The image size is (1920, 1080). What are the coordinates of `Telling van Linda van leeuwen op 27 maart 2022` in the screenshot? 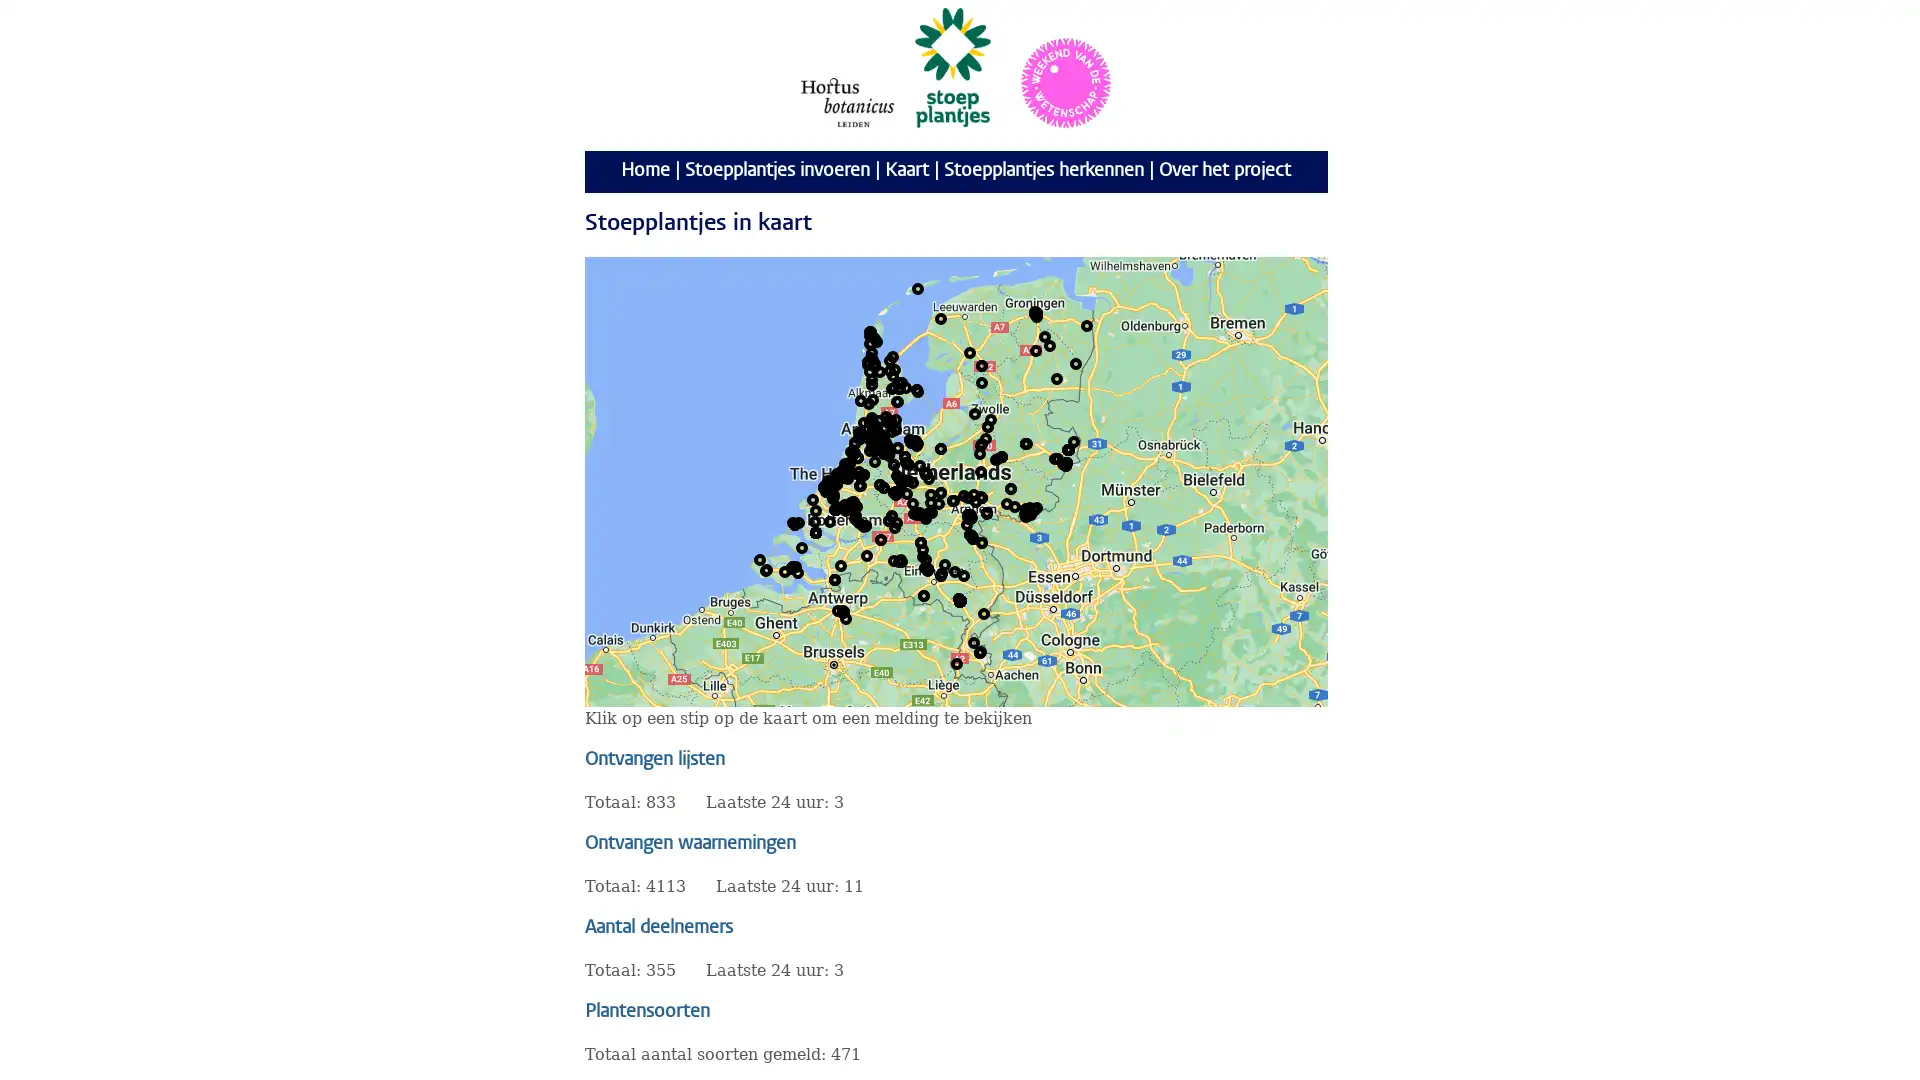 It's located at (833, 496).